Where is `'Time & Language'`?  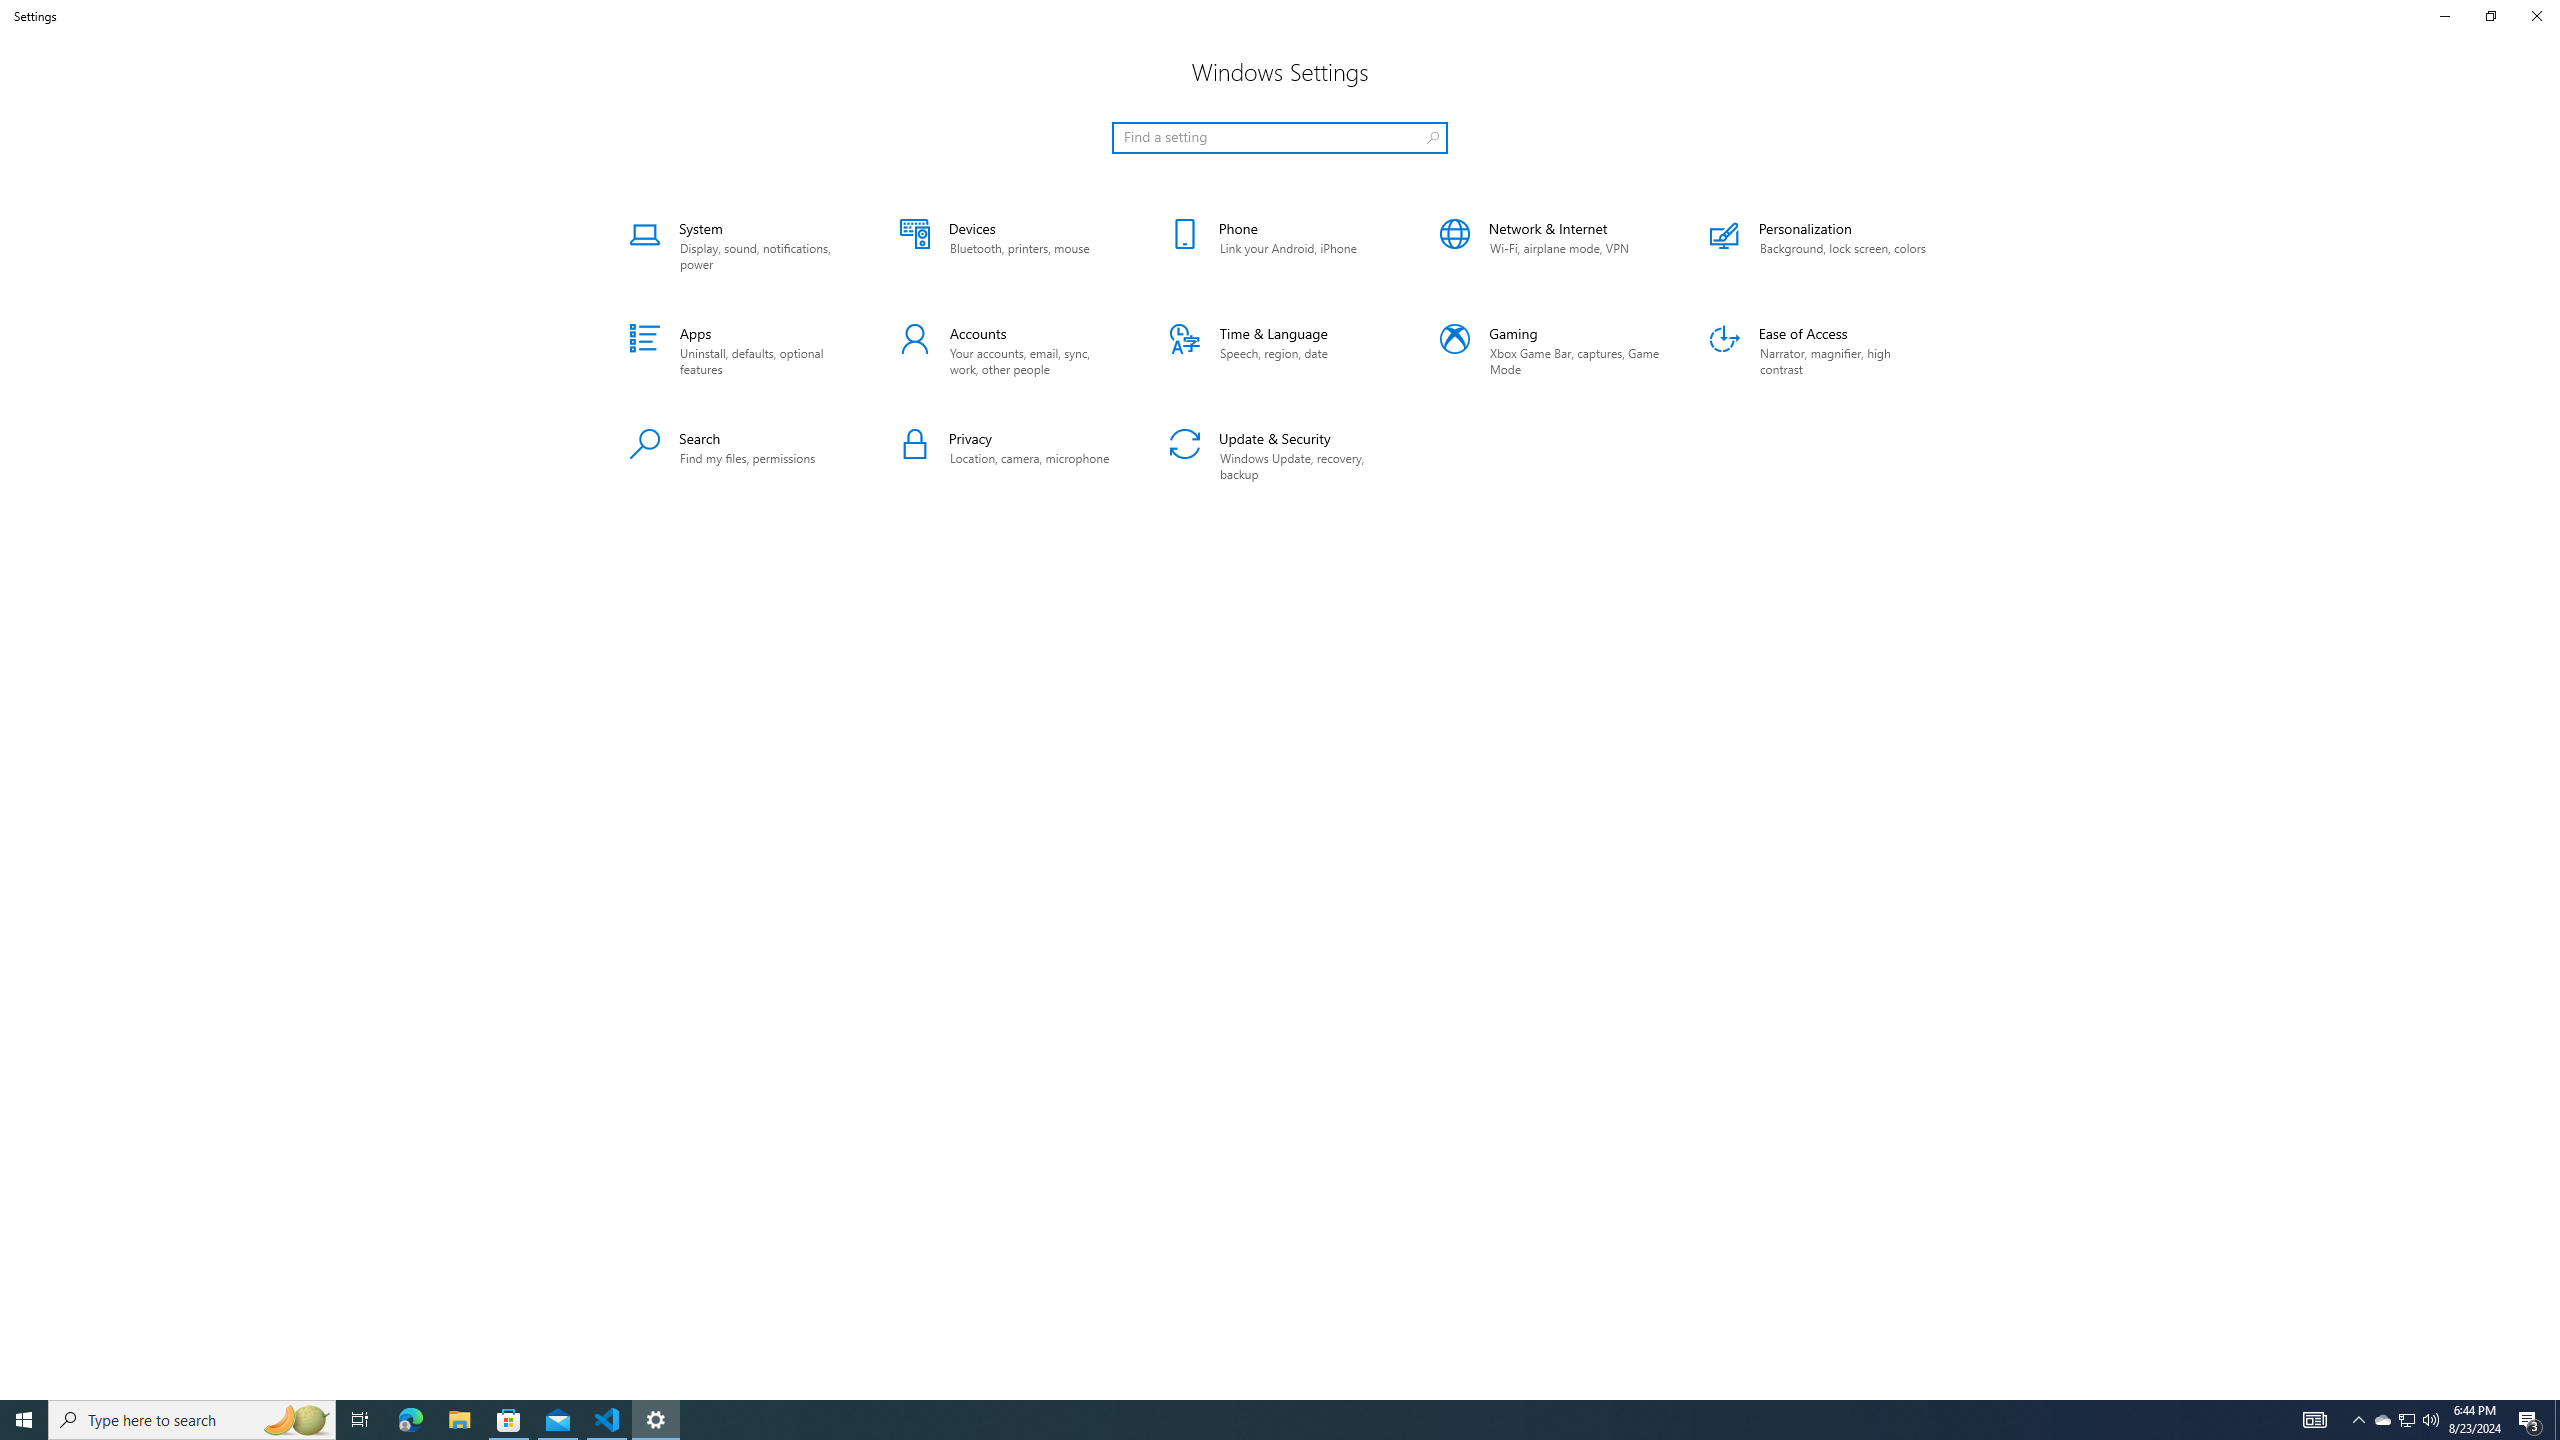 'Time & Language' is located at coordinates (1280, 352).